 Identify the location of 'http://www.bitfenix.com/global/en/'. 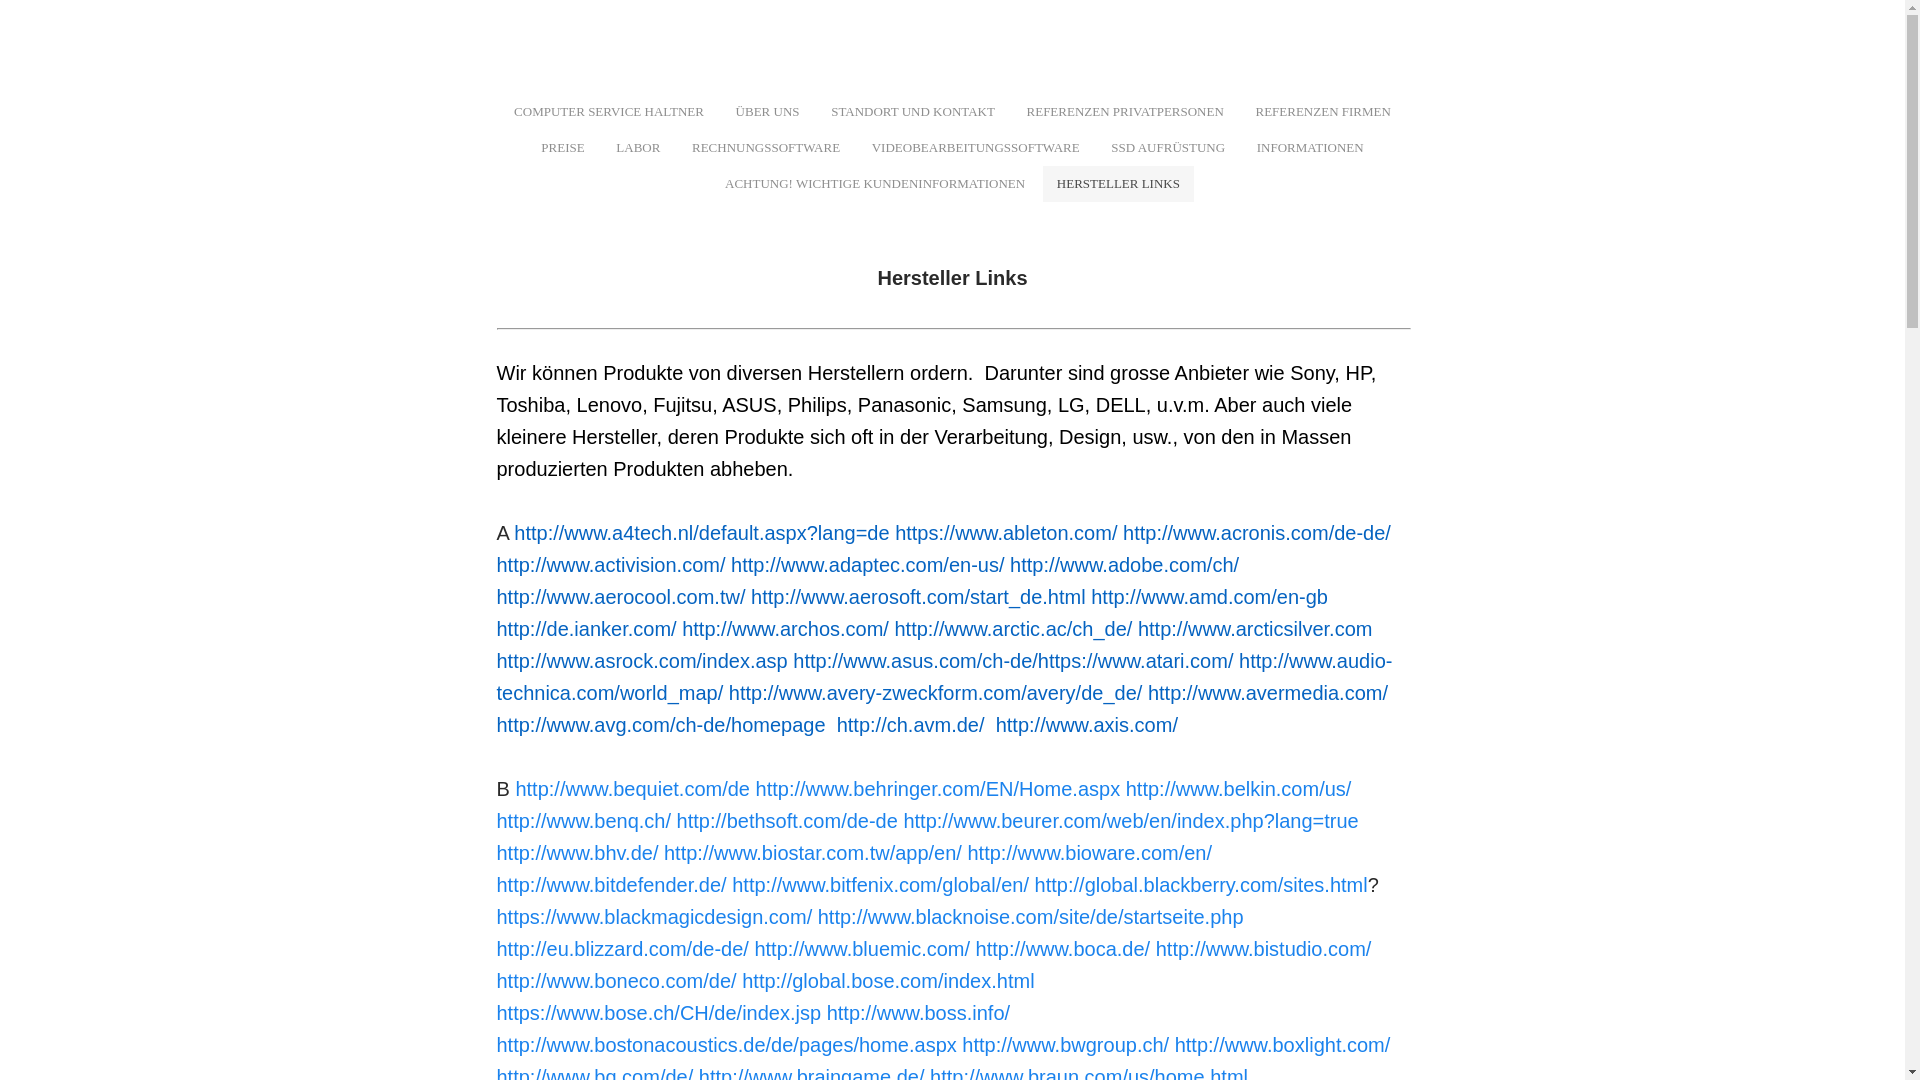
(730, 883).